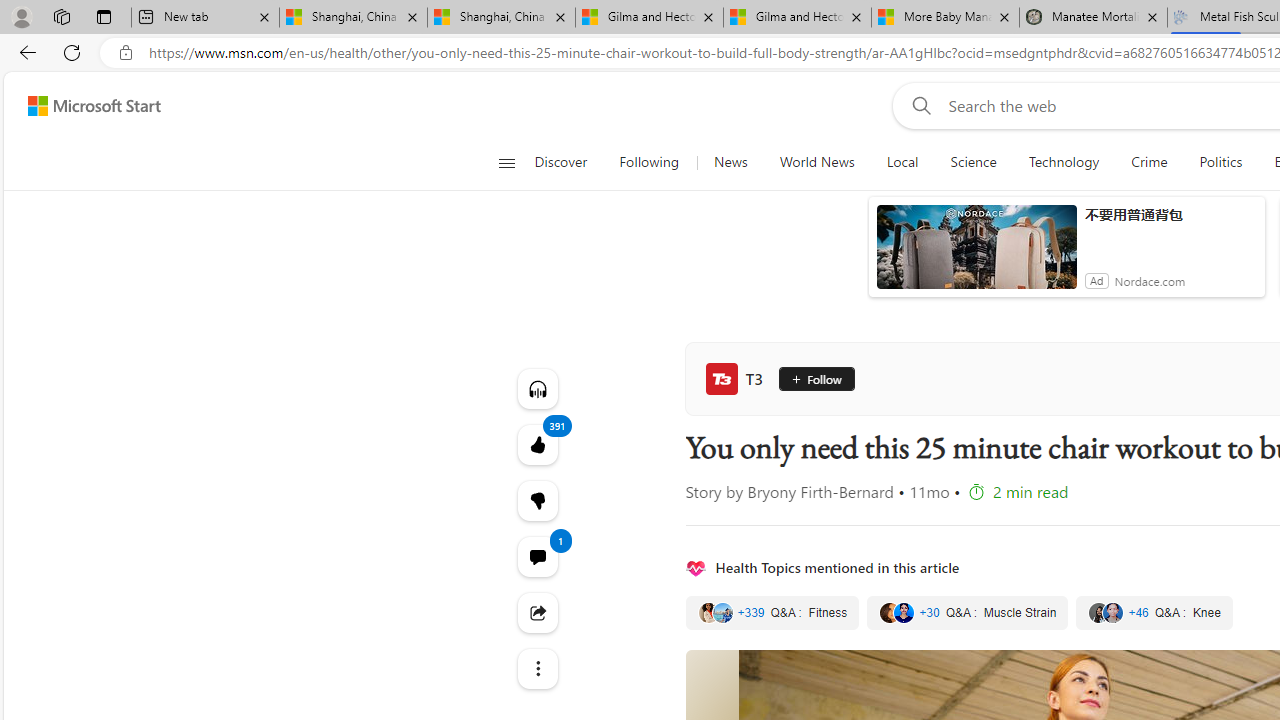 The image size is (1280, 720). I want to click on 'Technology', so click(1062, 162).